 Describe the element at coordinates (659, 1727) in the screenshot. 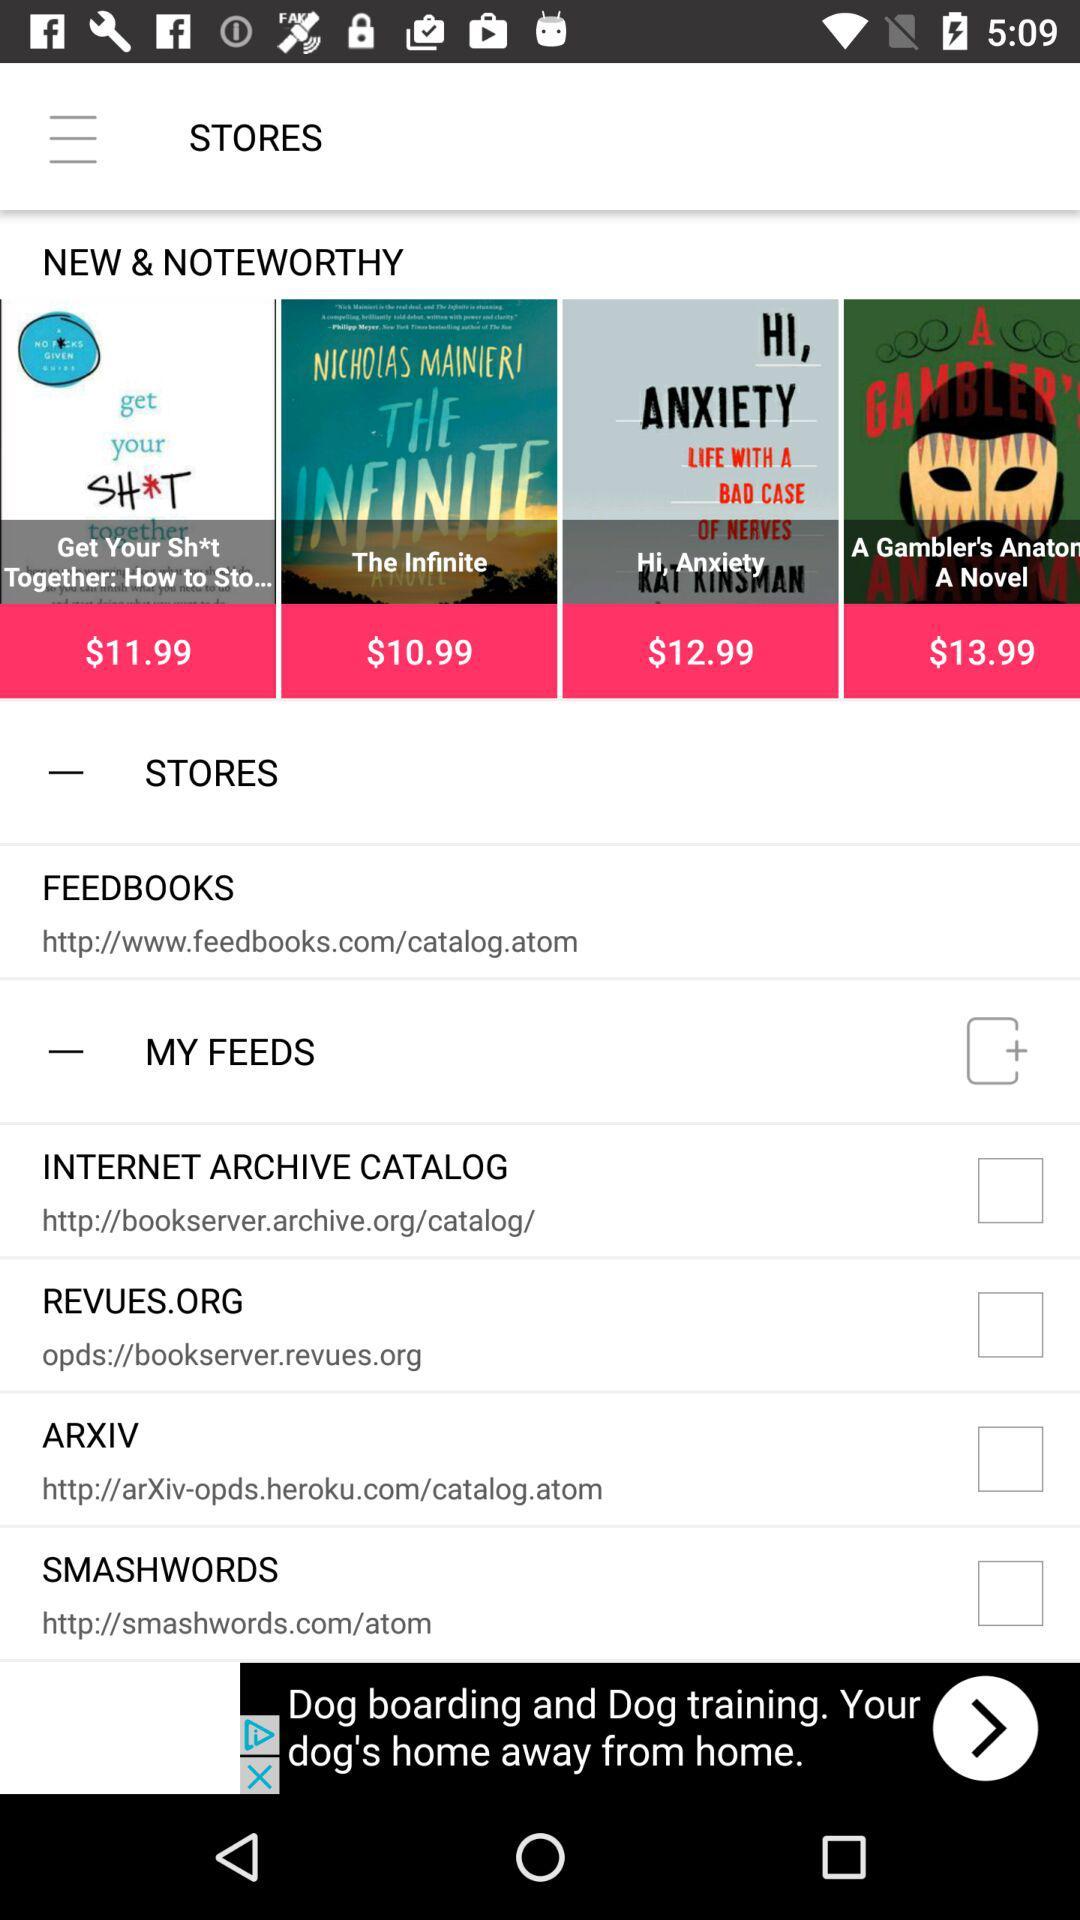

I see `advertisement` at that location.